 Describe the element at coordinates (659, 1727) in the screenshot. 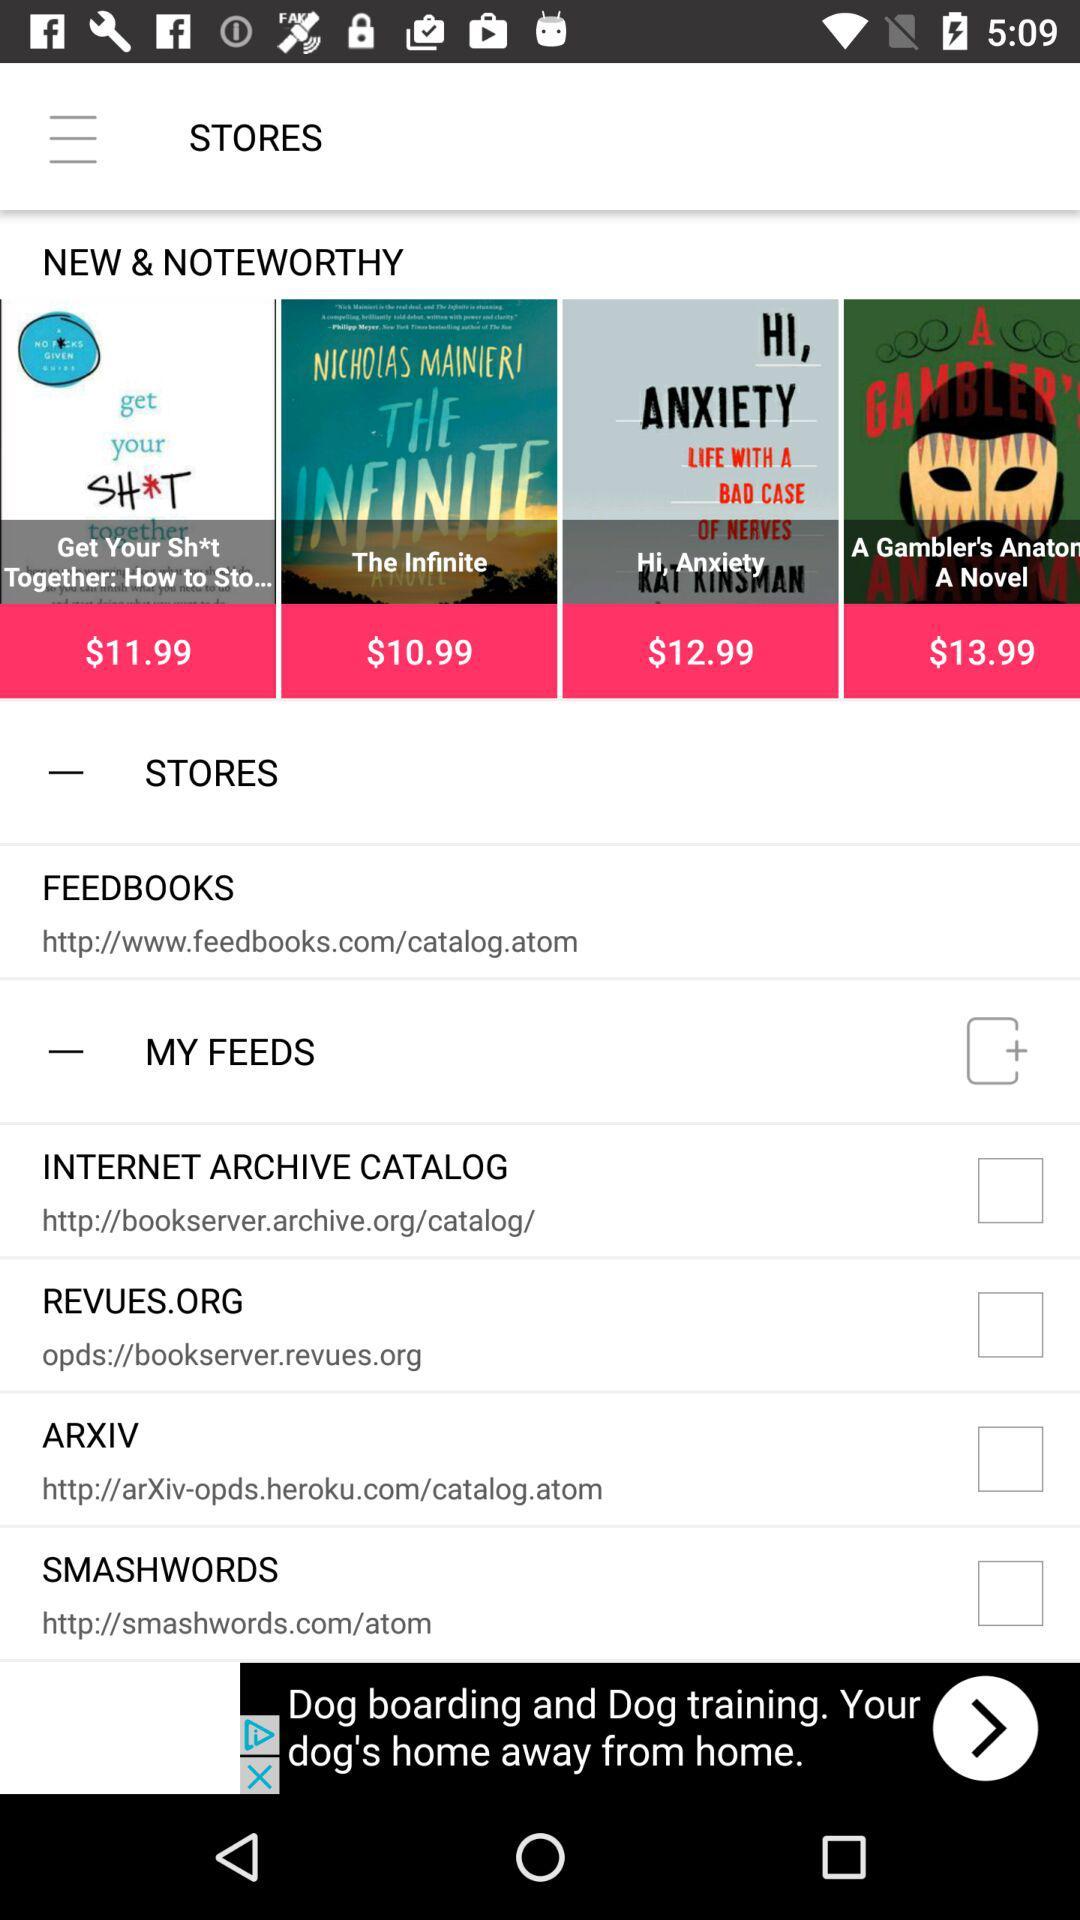

I see `advertisement` at that location.